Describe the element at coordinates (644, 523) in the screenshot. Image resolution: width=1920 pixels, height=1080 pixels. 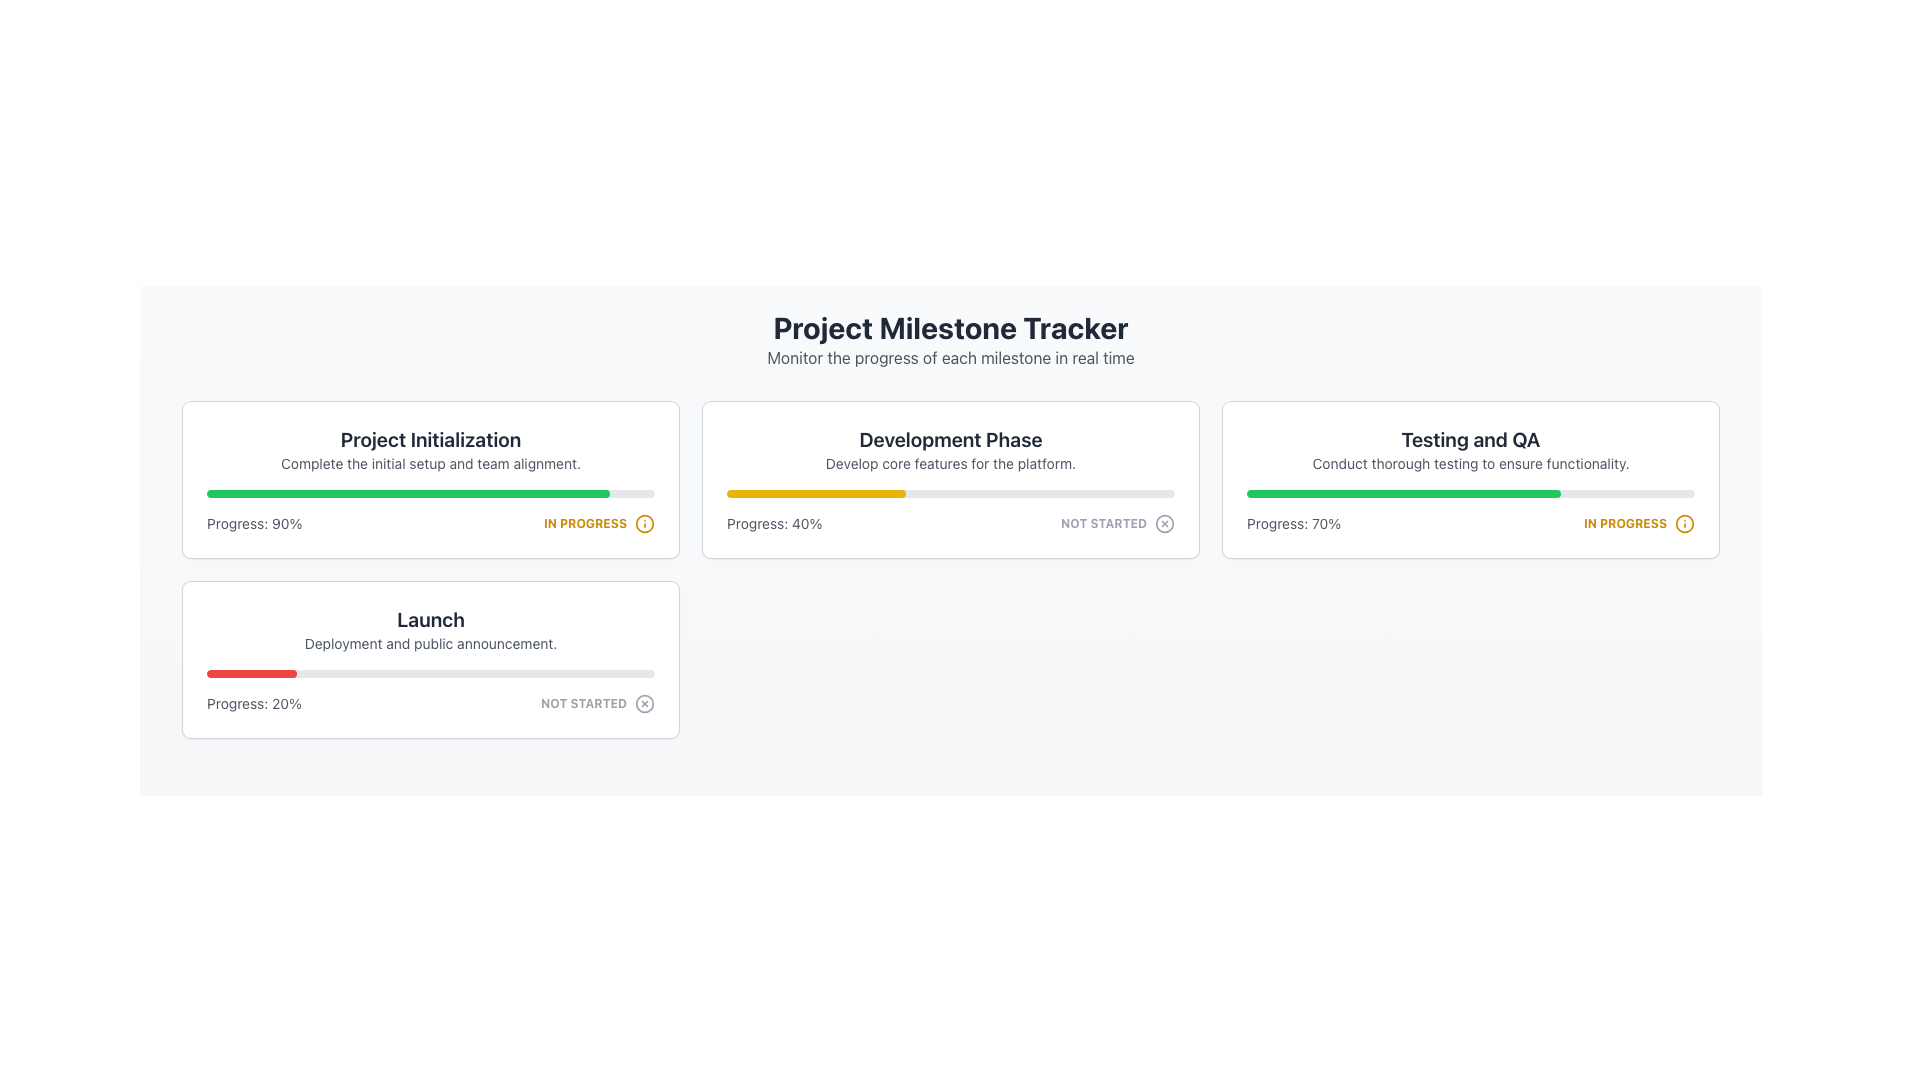
I see `the yellow circular icon with an exclamation mark located to the right of the 'In Progress' status text in the 'Project Initialization' card` at that location.